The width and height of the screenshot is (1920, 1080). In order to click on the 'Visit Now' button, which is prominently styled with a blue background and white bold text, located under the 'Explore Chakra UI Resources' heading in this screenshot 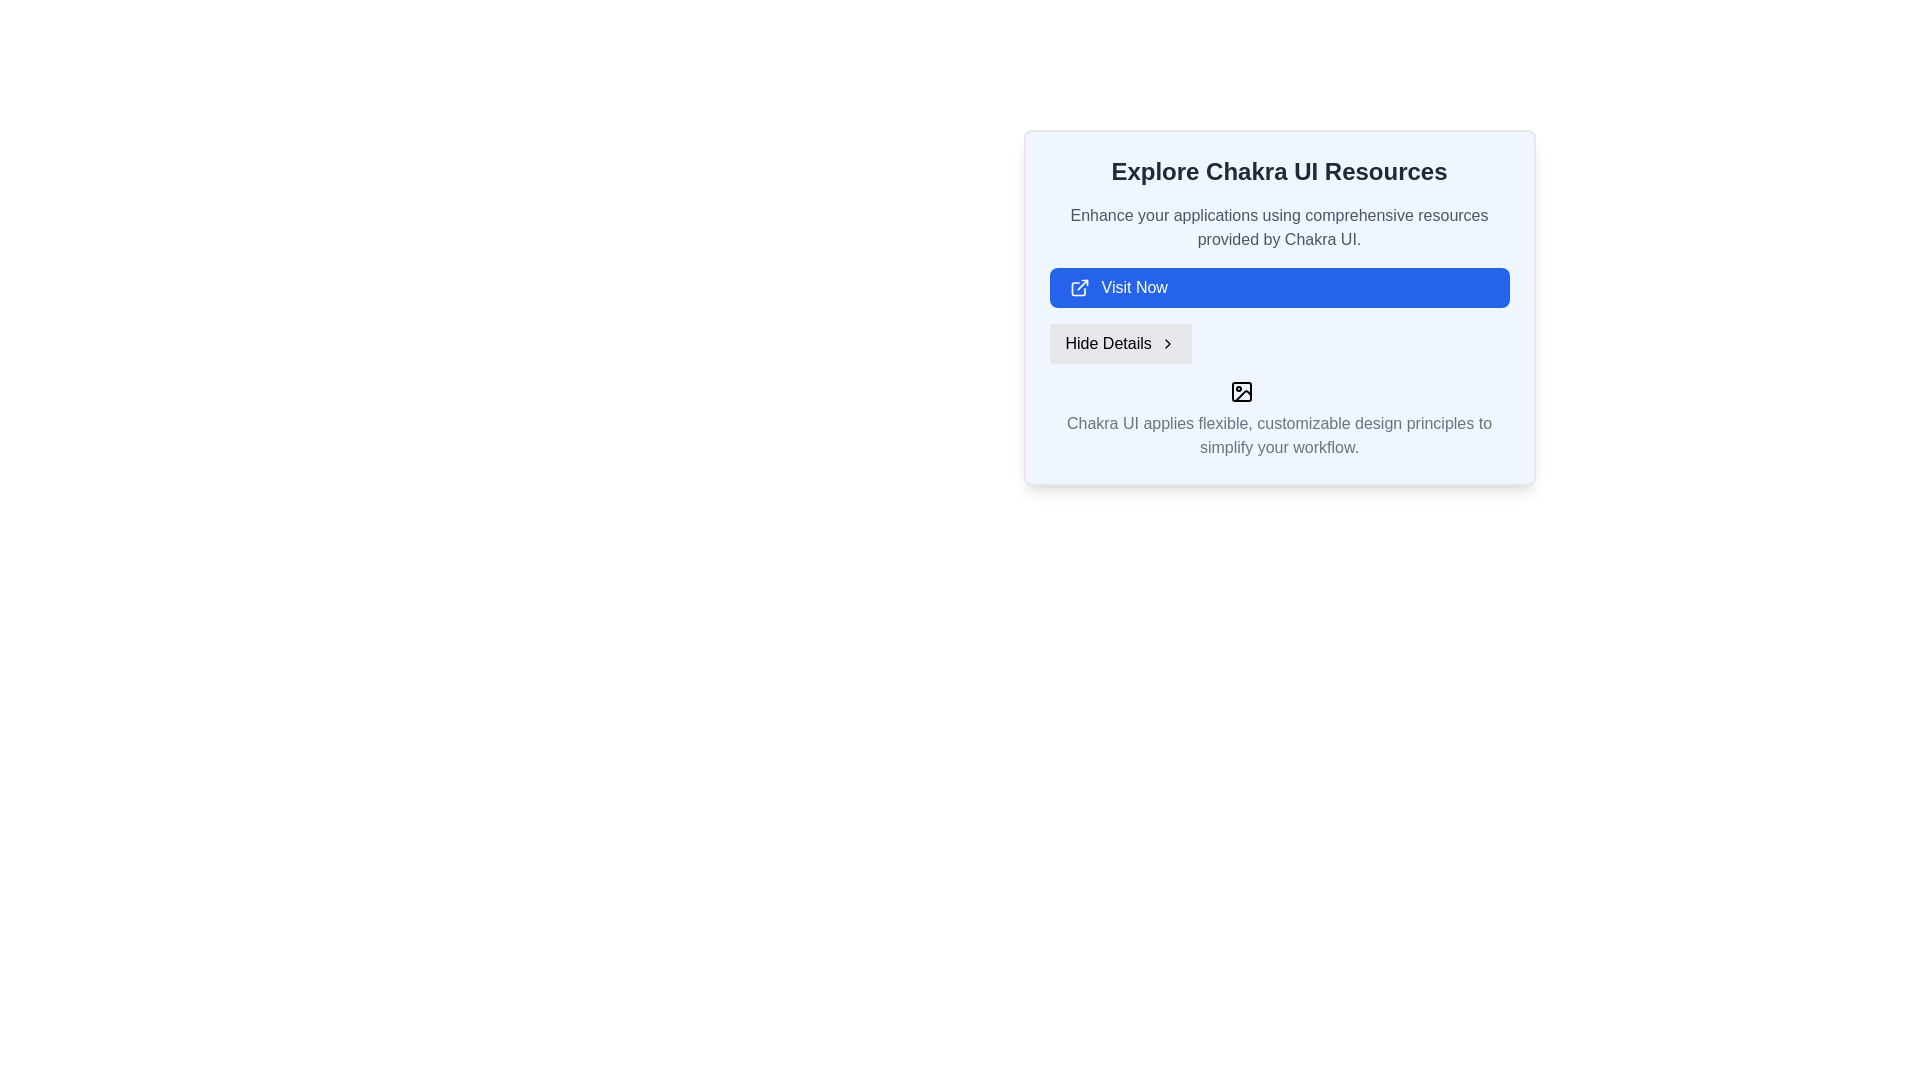, I will do `click(1278, 308)`.